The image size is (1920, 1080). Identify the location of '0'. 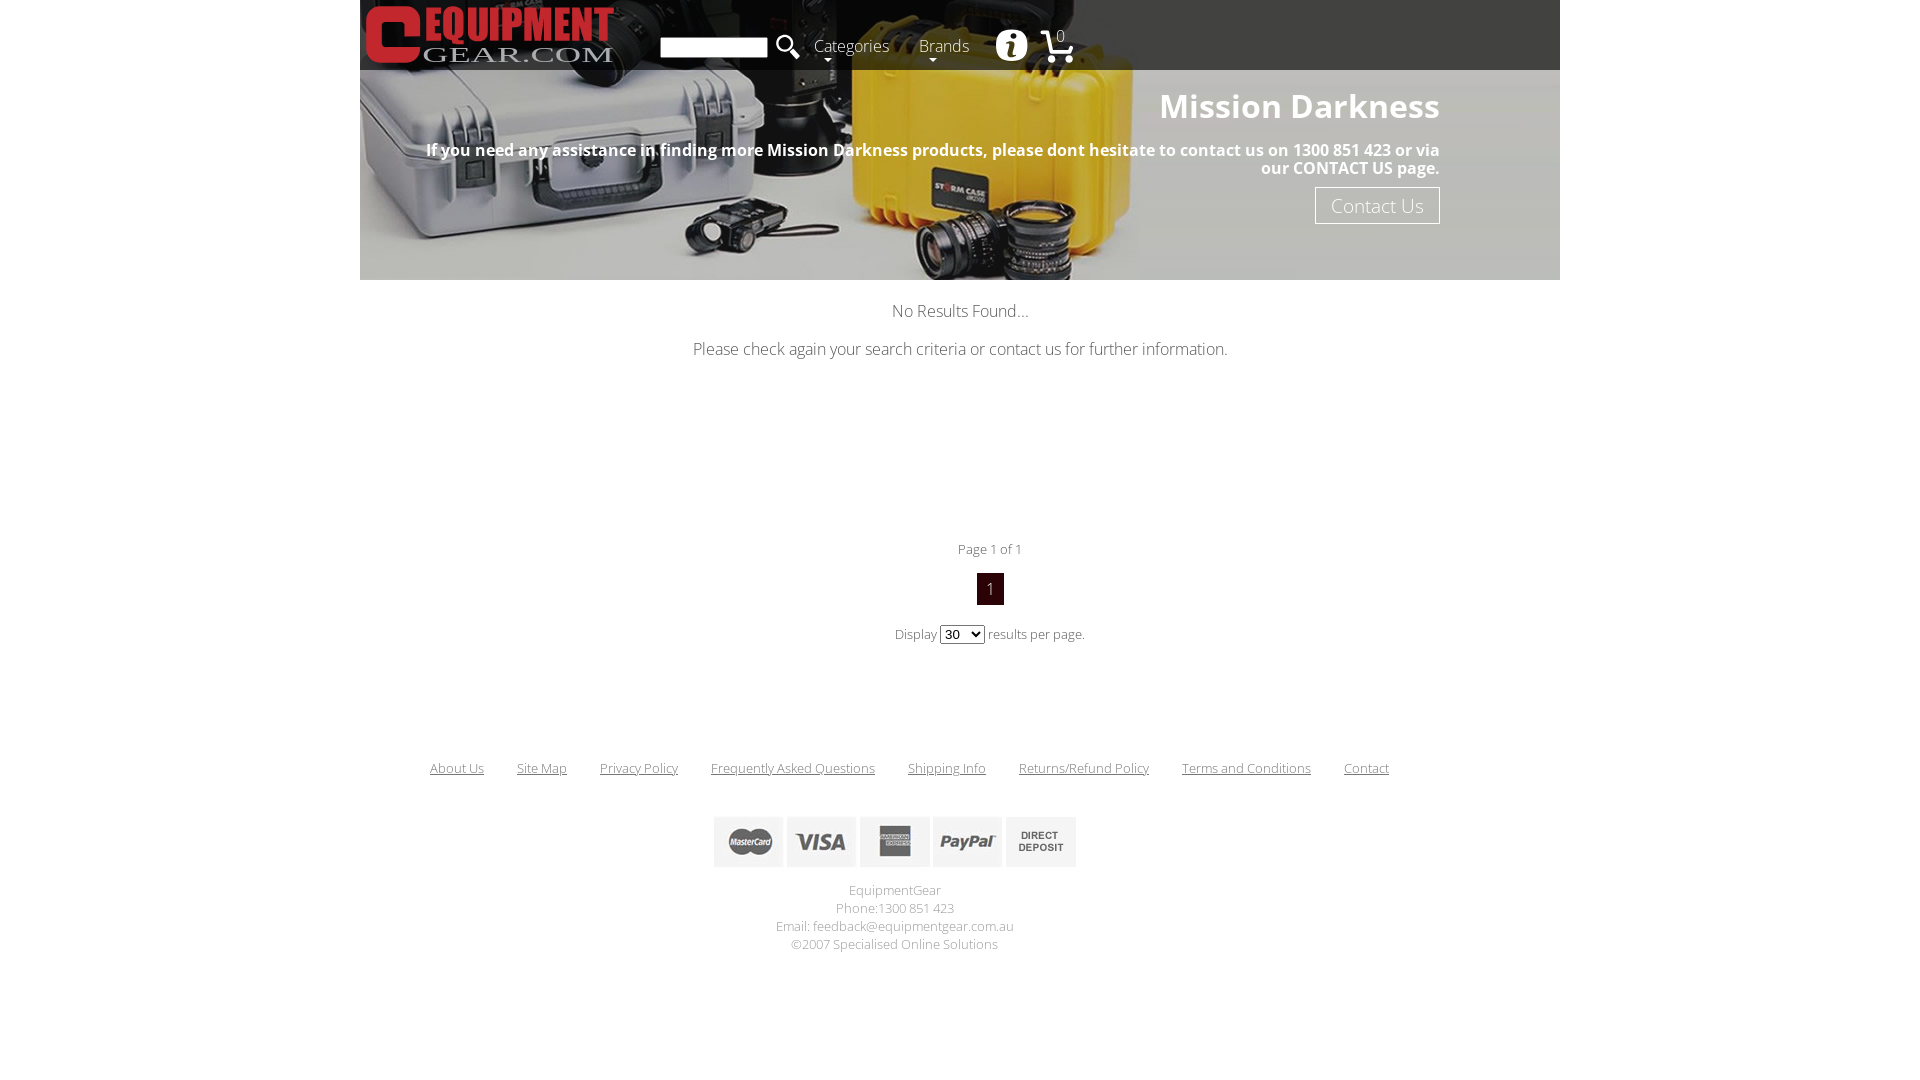
(1064, 47).